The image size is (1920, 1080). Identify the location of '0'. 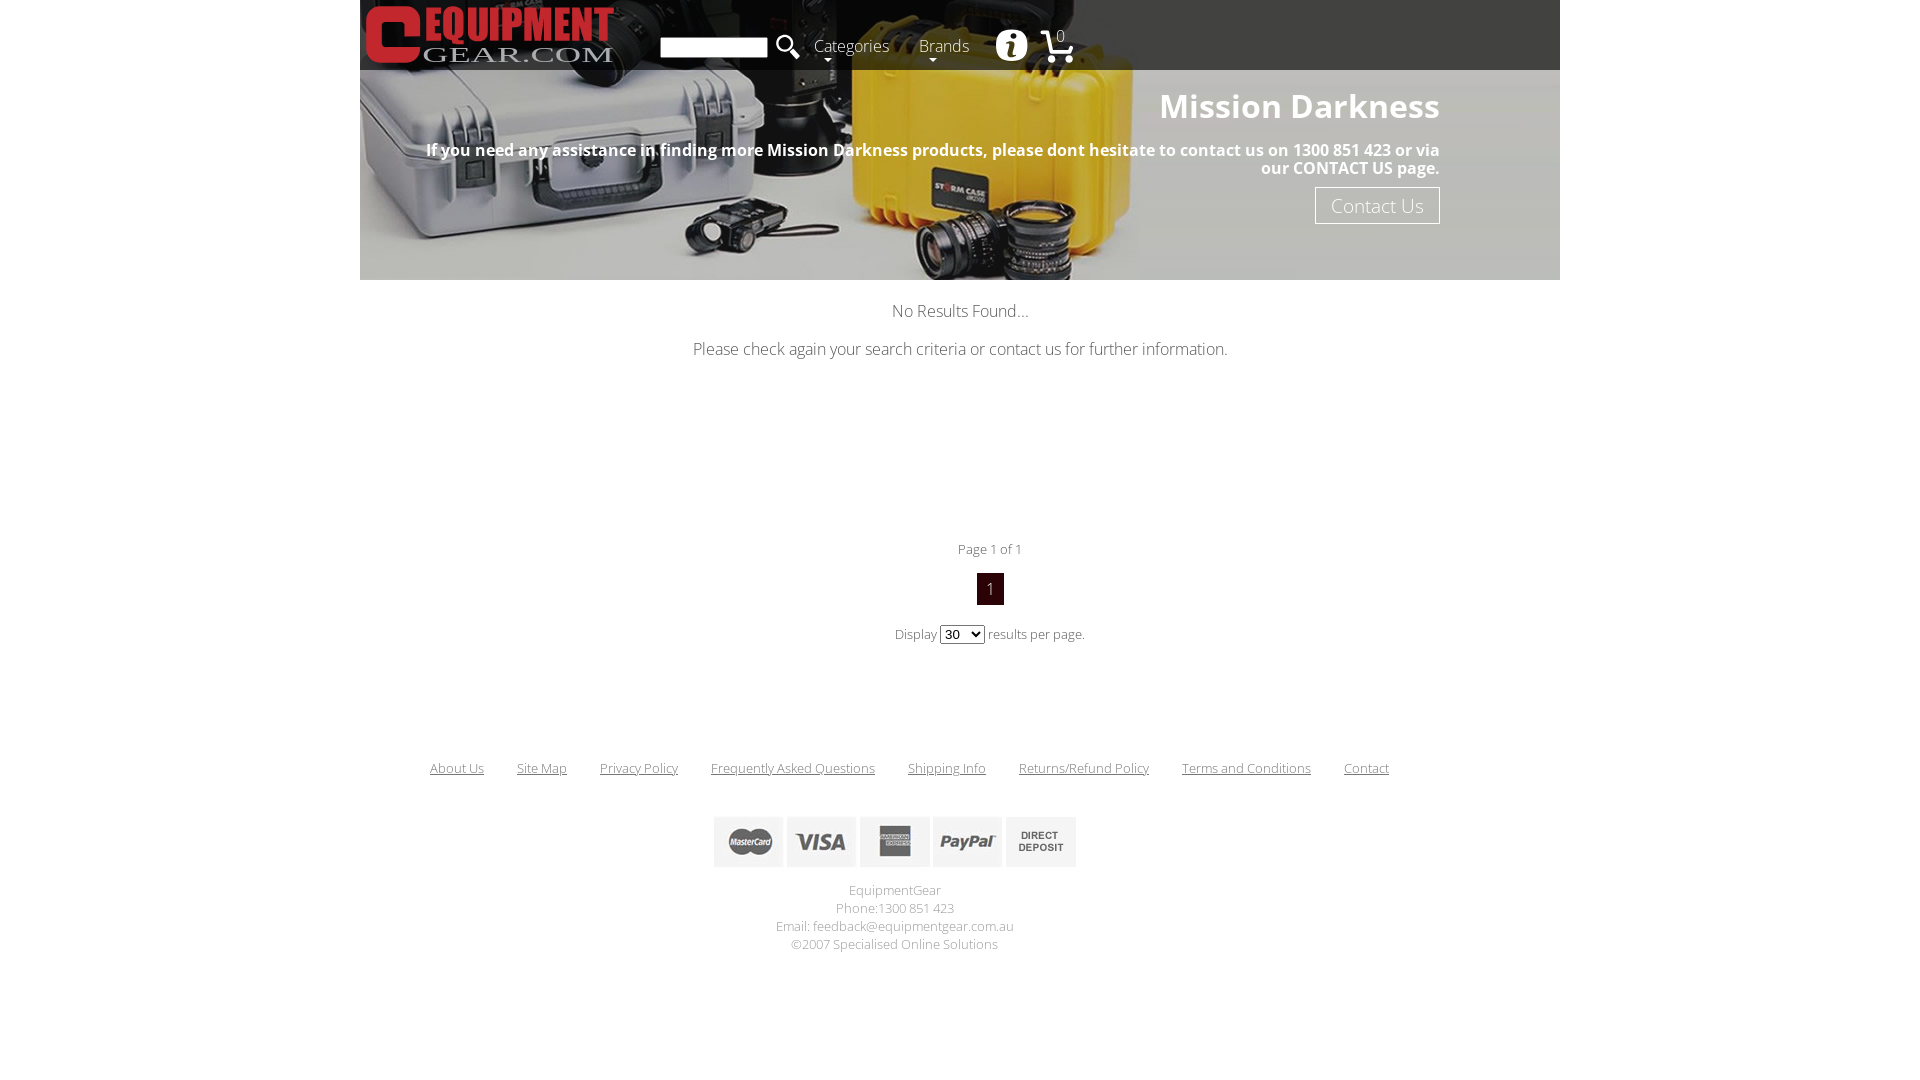
(1064, 47).